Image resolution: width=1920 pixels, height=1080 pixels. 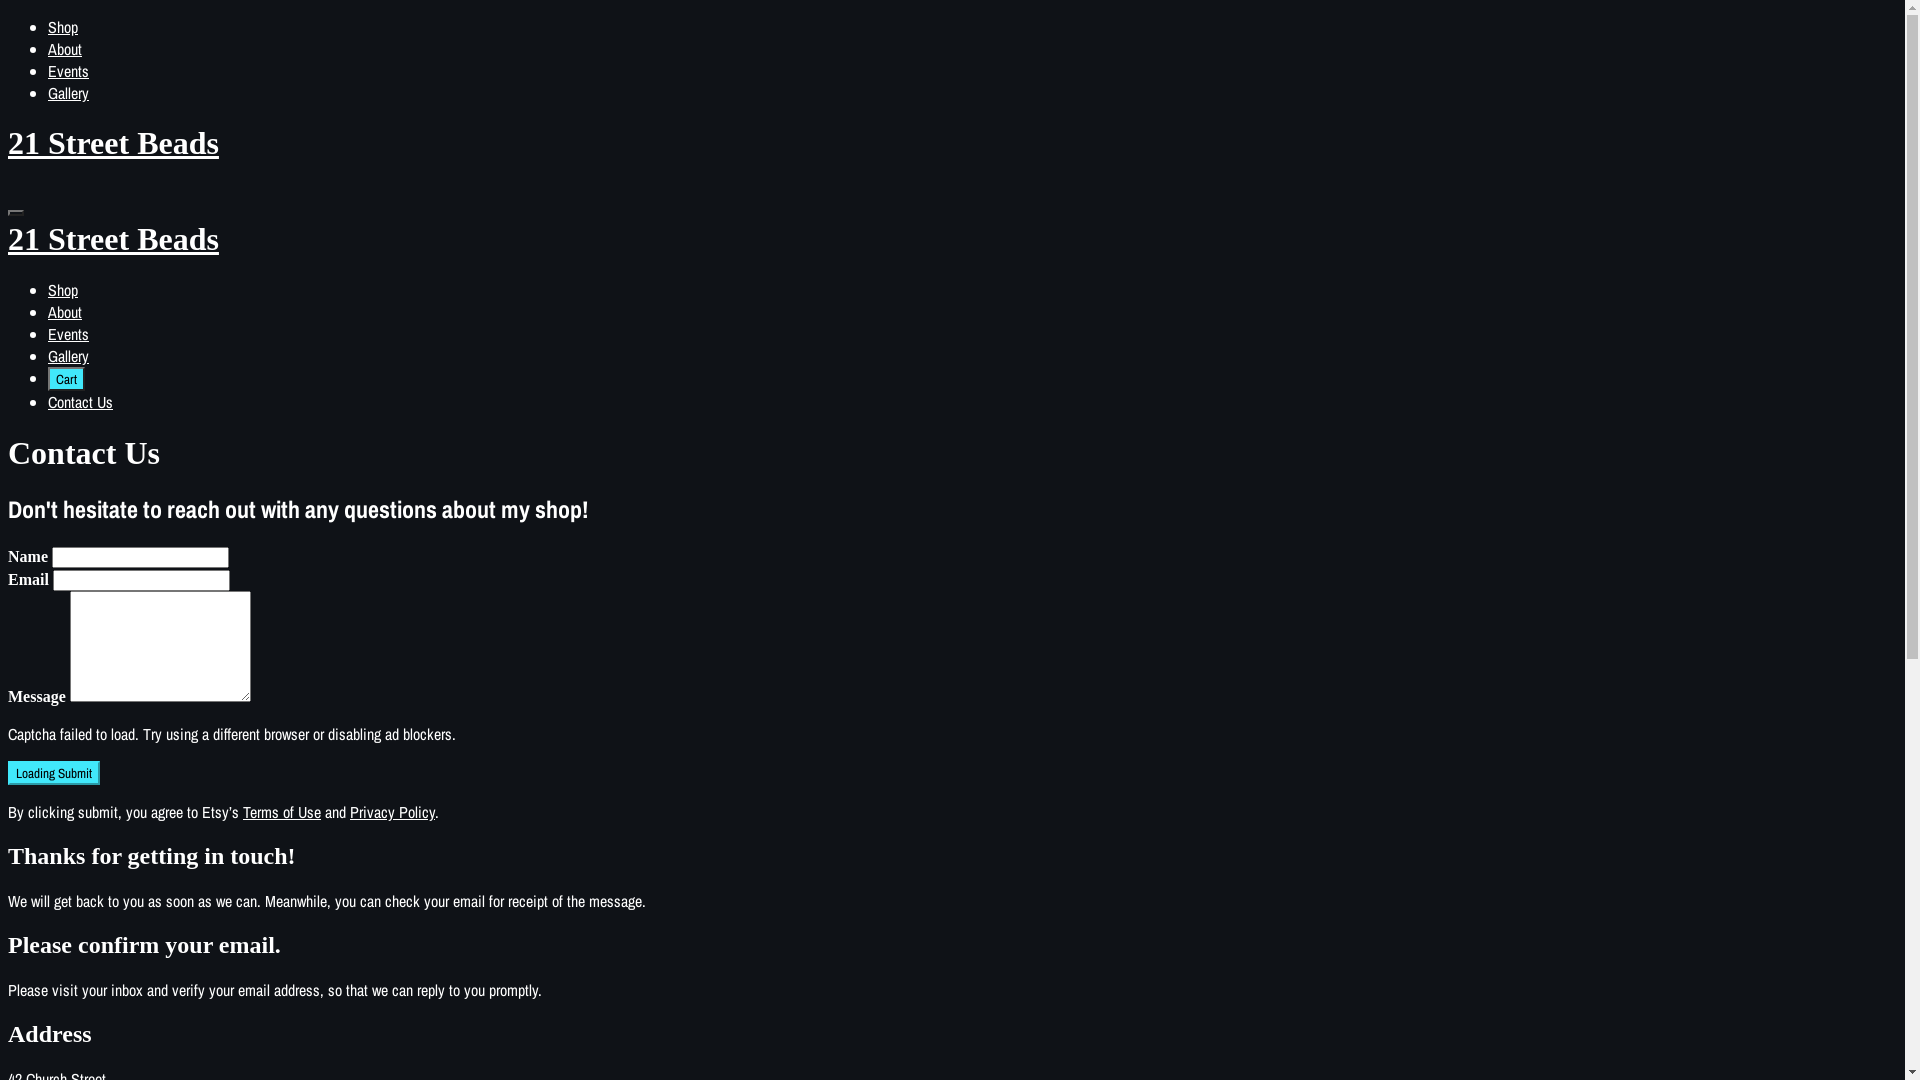 What do you see at coordinates (951, 142) in the screenshot?
I see `'21 Street Beads'` at bounding box center [951, 142].